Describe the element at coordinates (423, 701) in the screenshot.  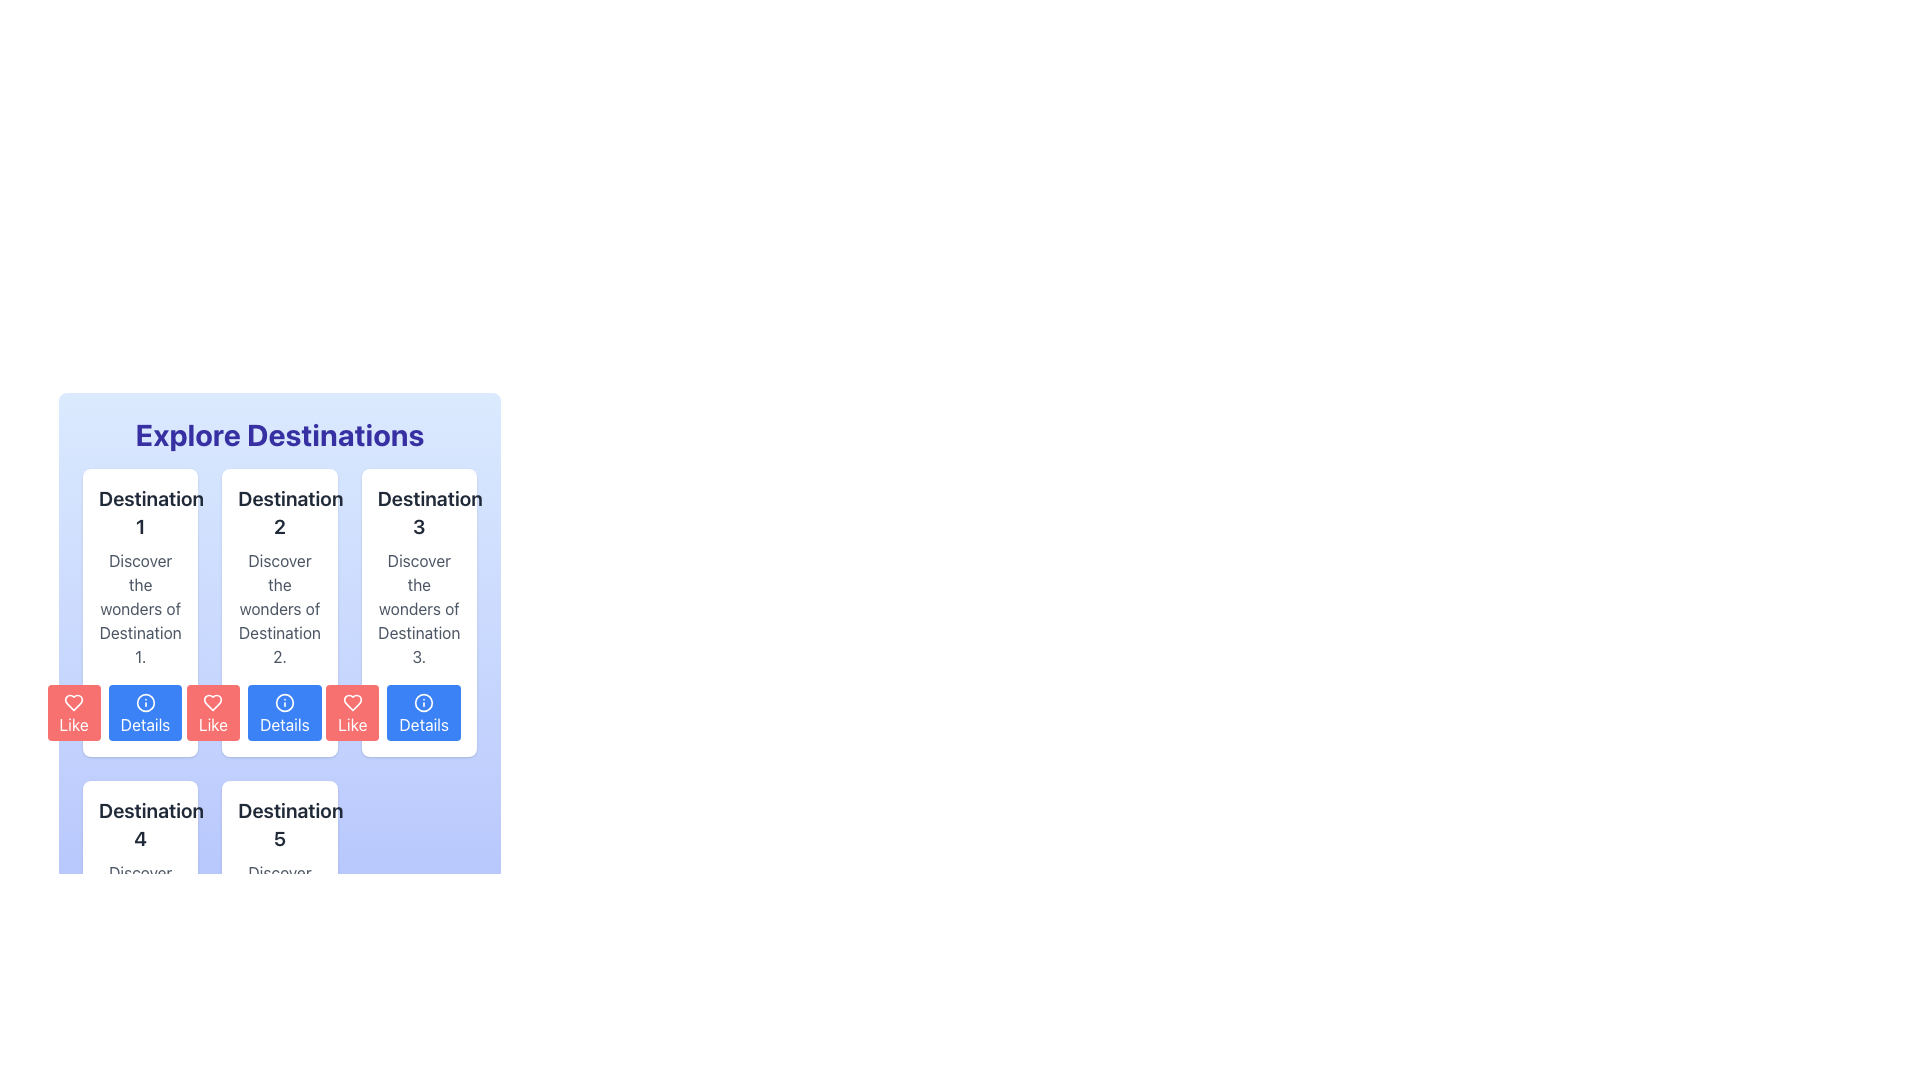
I see `the informational icon located in the 'Details' button under 'Destination 3' in the grid layout` at that location.